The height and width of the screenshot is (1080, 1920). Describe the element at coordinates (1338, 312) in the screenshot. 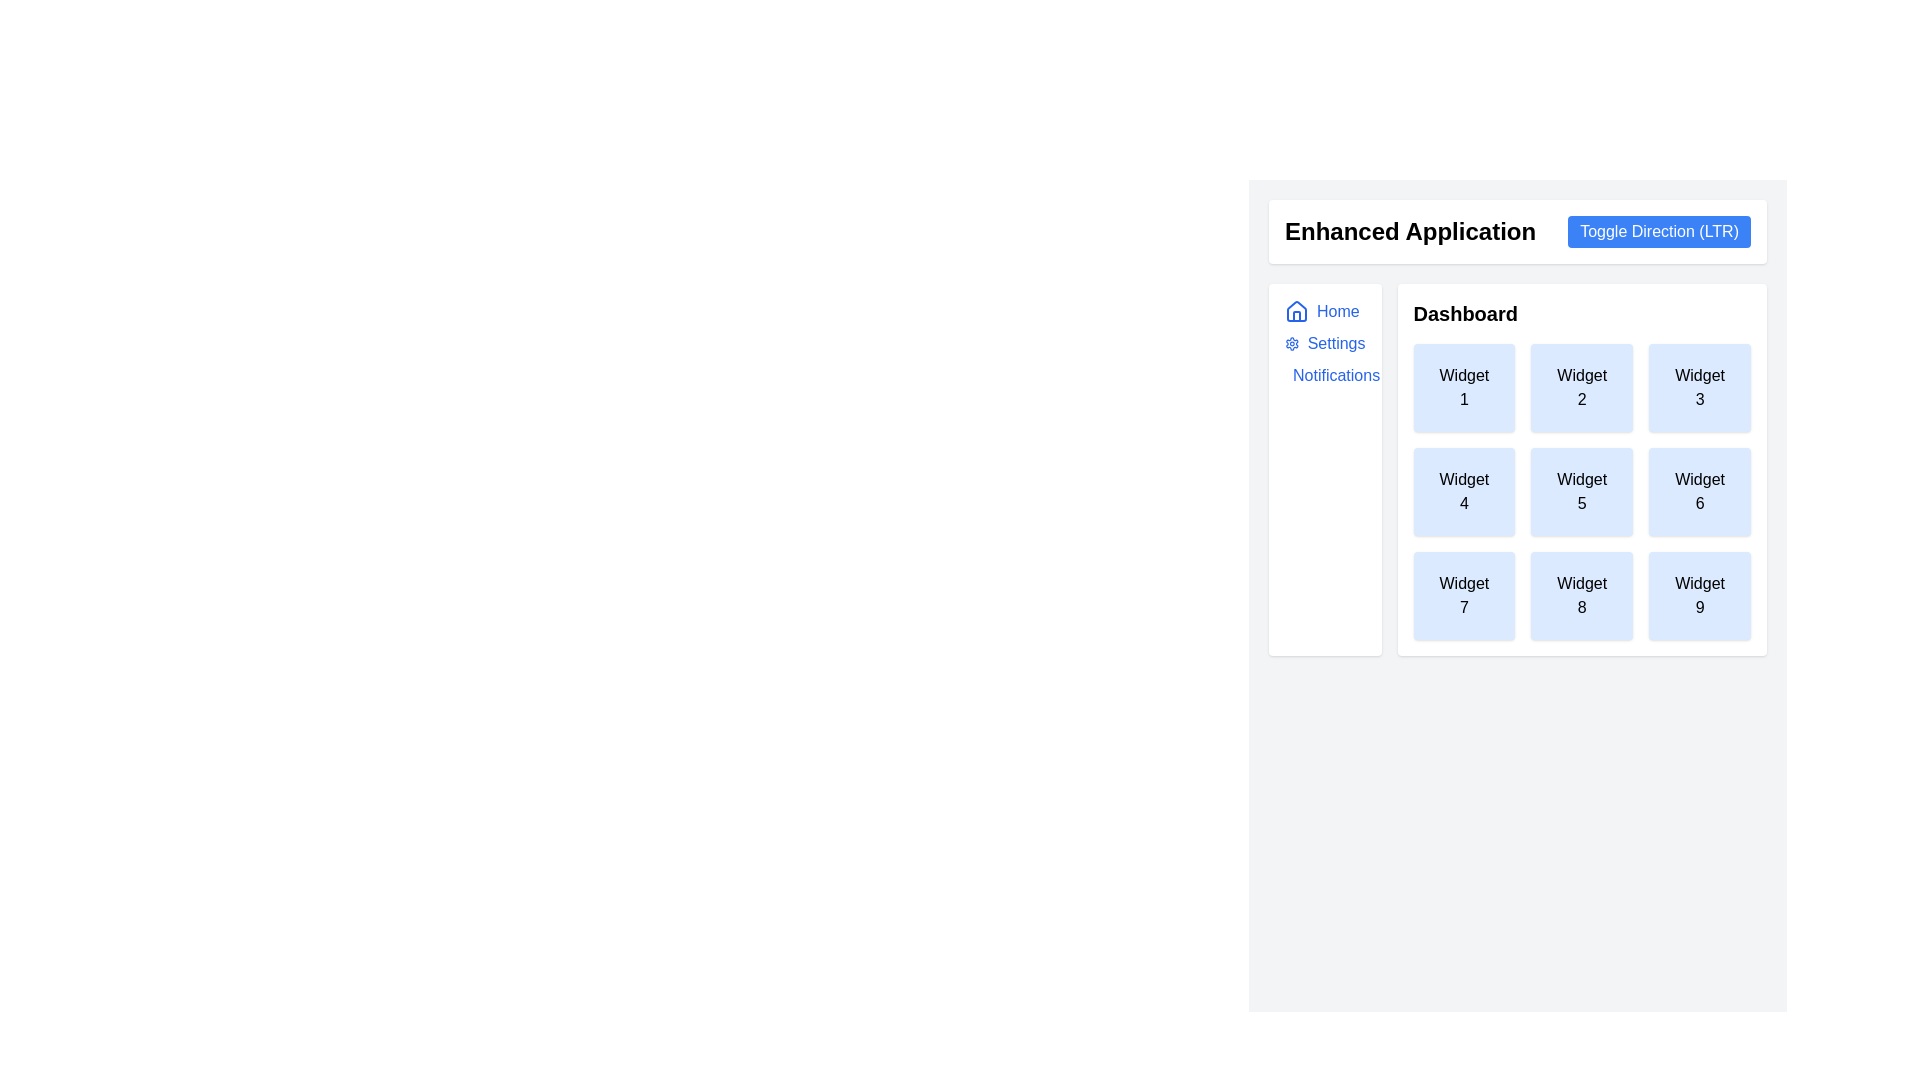

I see `the 'Home' text label in blue font located in the left-side navigation pane, immediately to the right of the house-shaped icon` at that location.